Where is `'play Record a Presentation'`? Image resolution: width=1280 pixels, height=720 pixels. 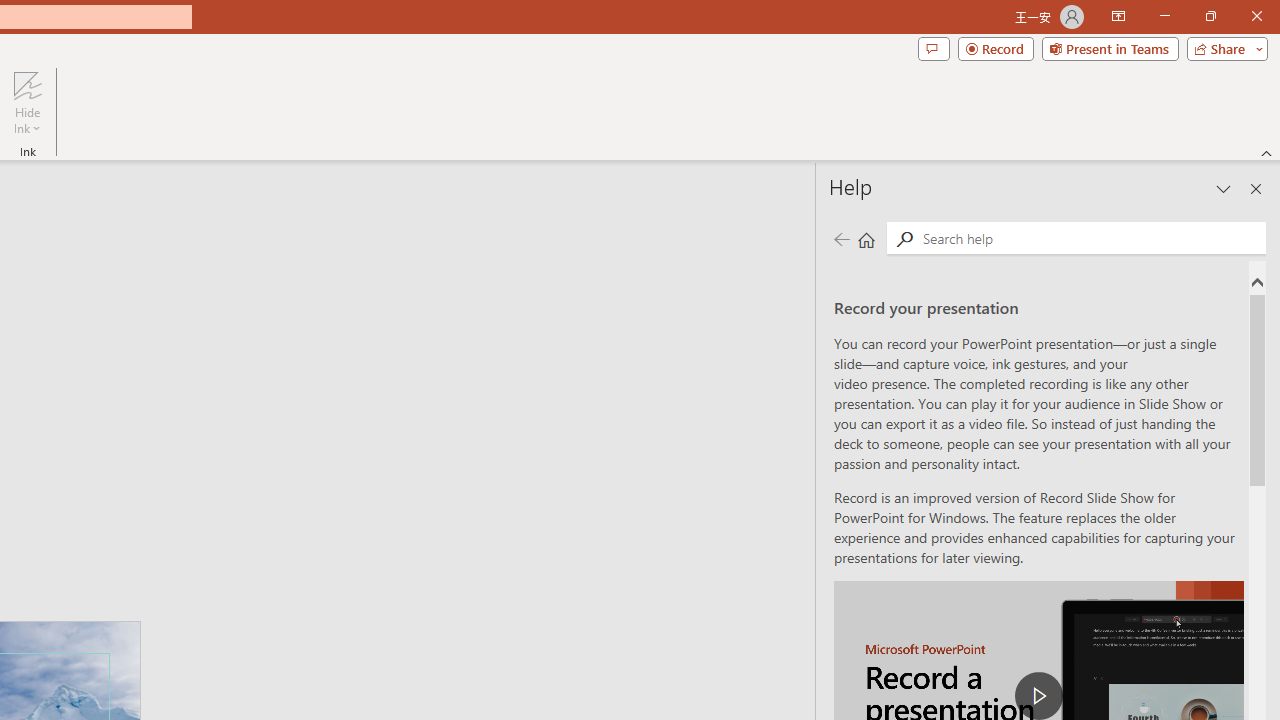 'play Record a Presentation' is located at coordinates (1038, 694).